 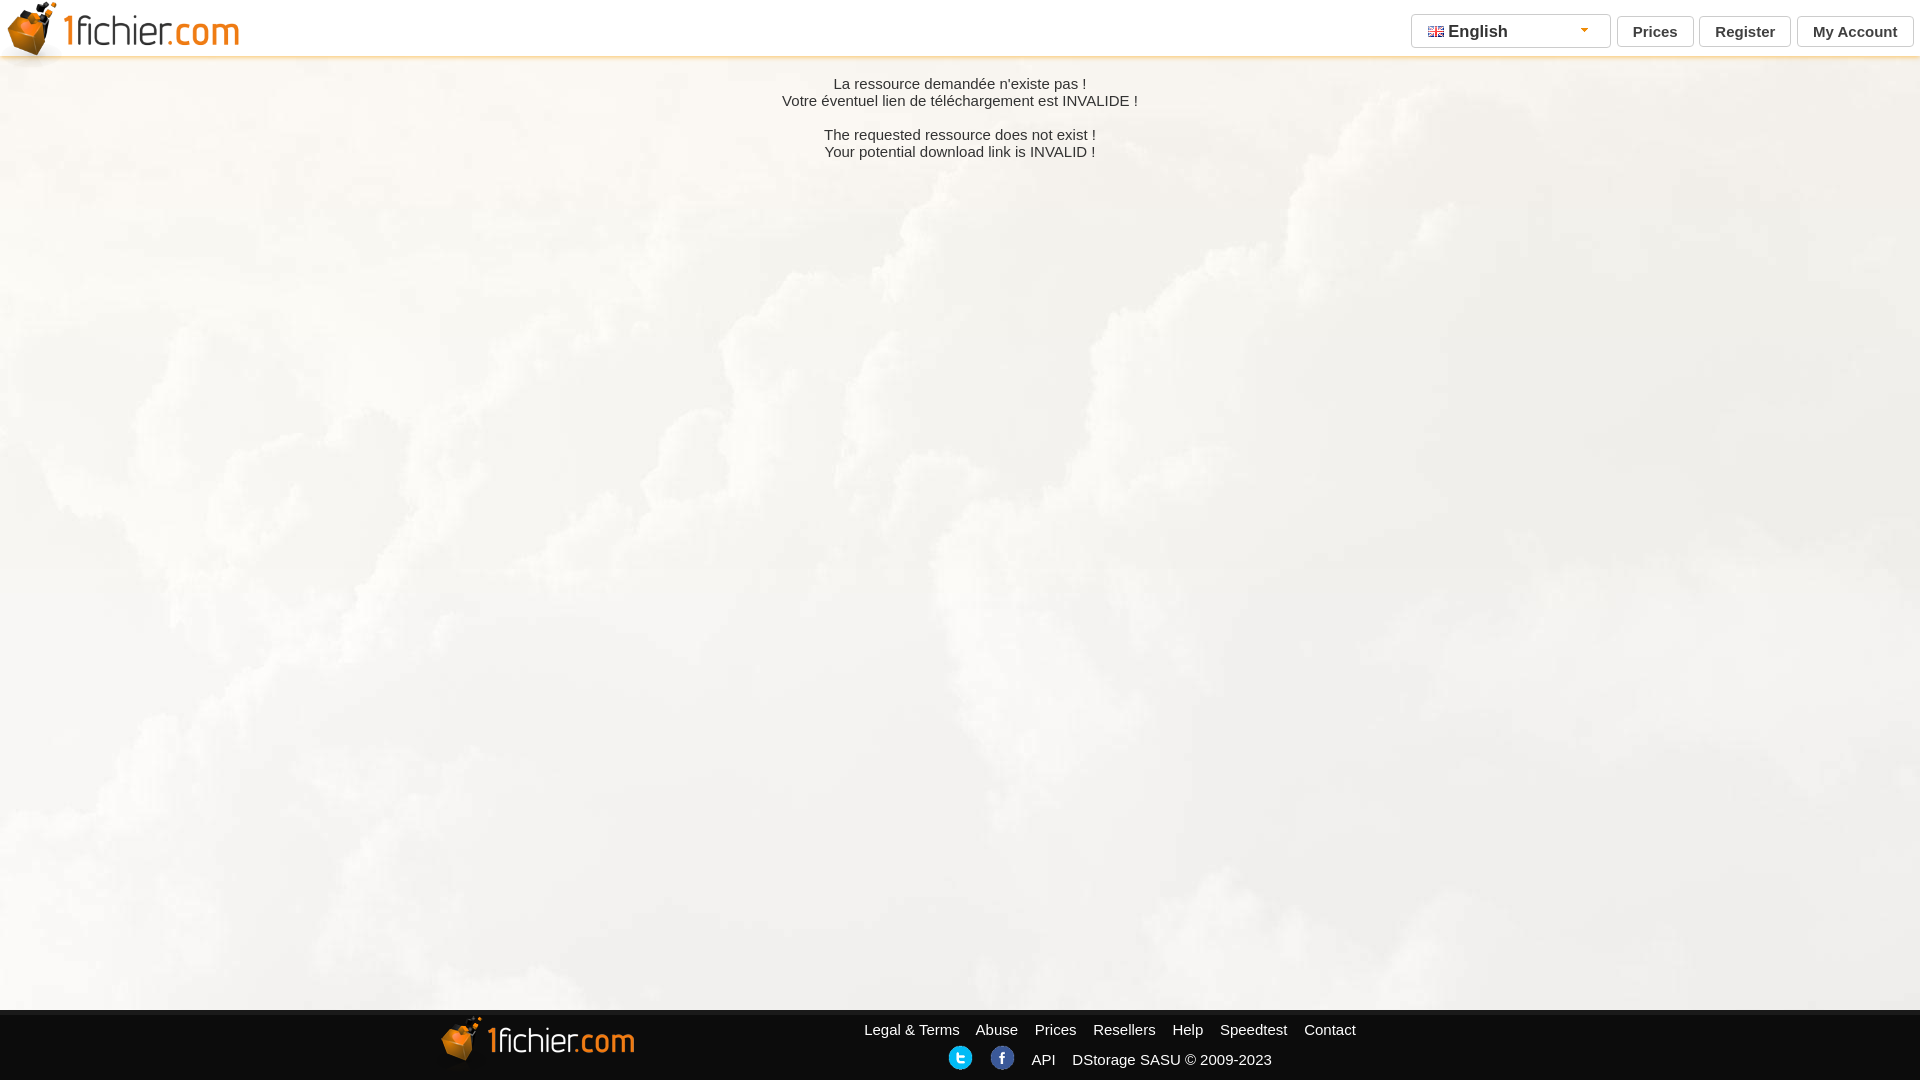 I want to click on 'Speedtest', so click(x=1252, y=1029).